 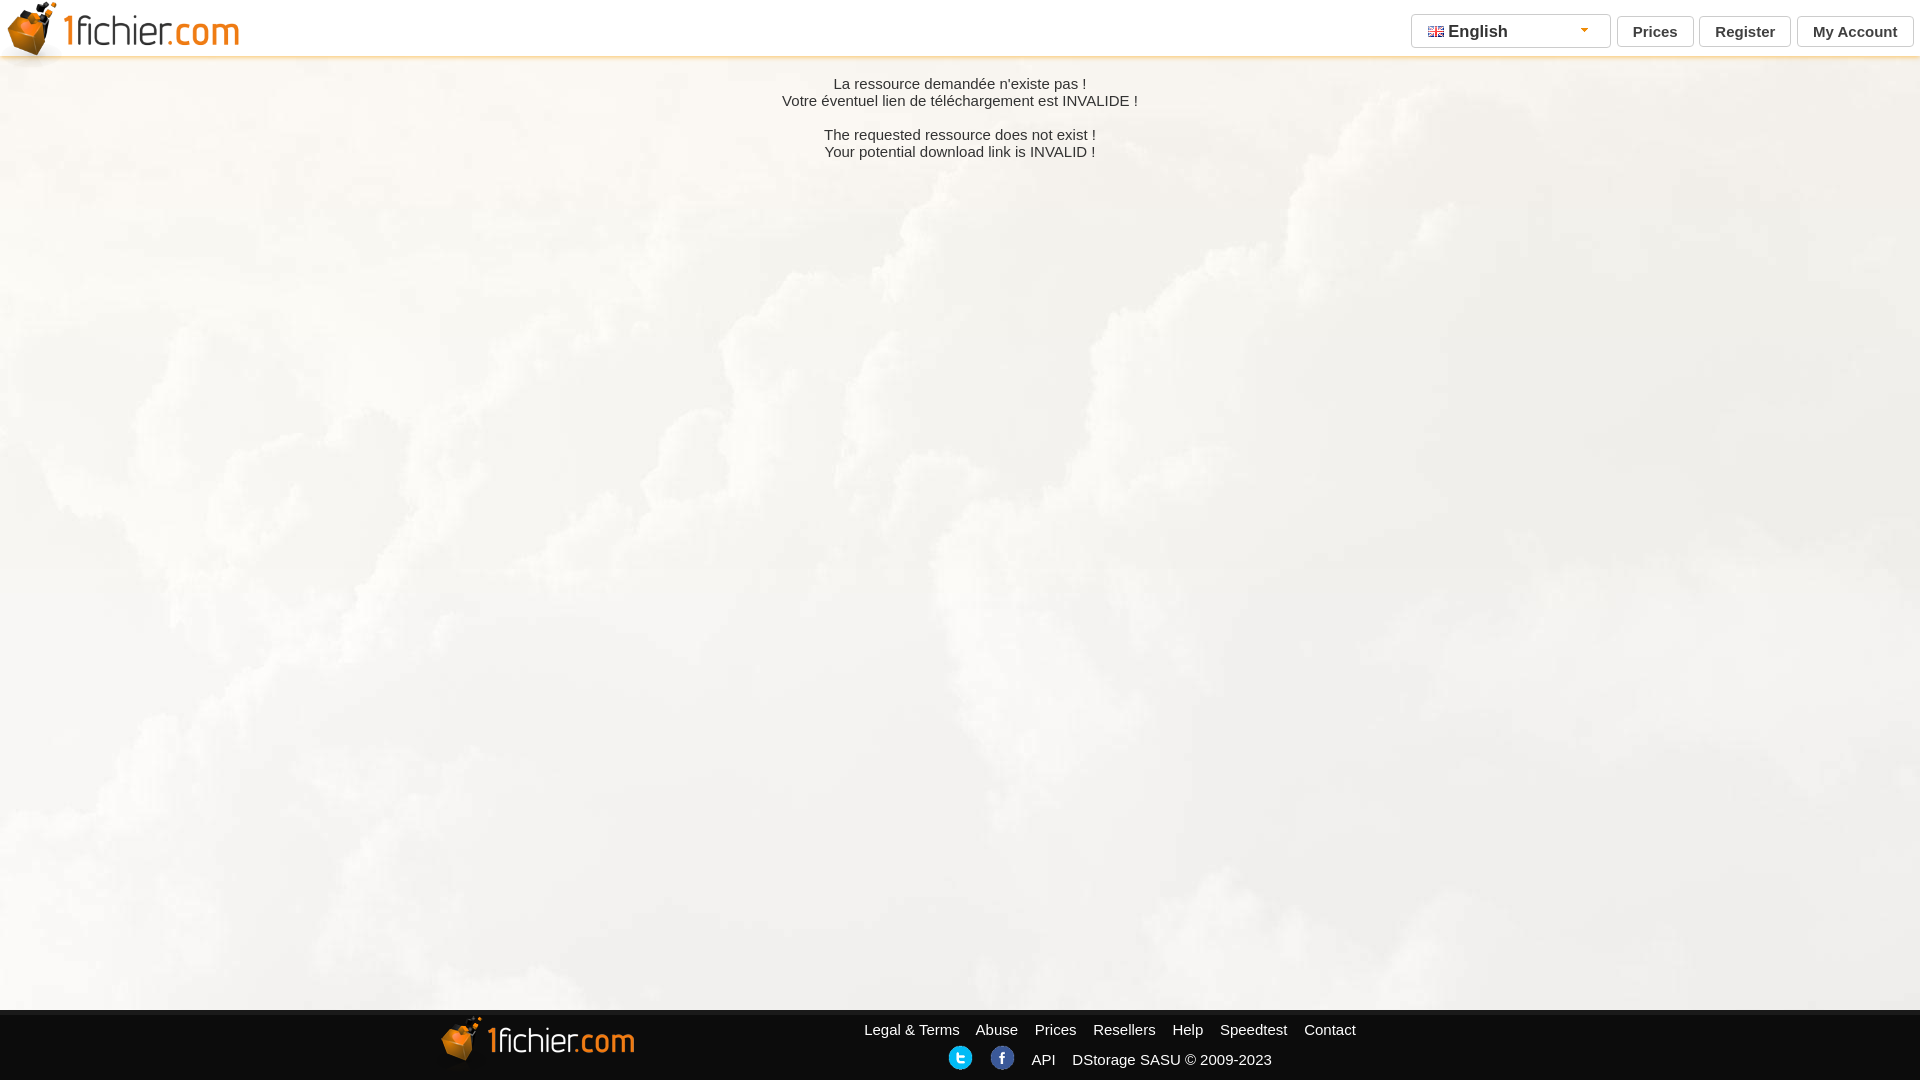 I want to click on 'Speedtest', so click(x=1252, y=1029).